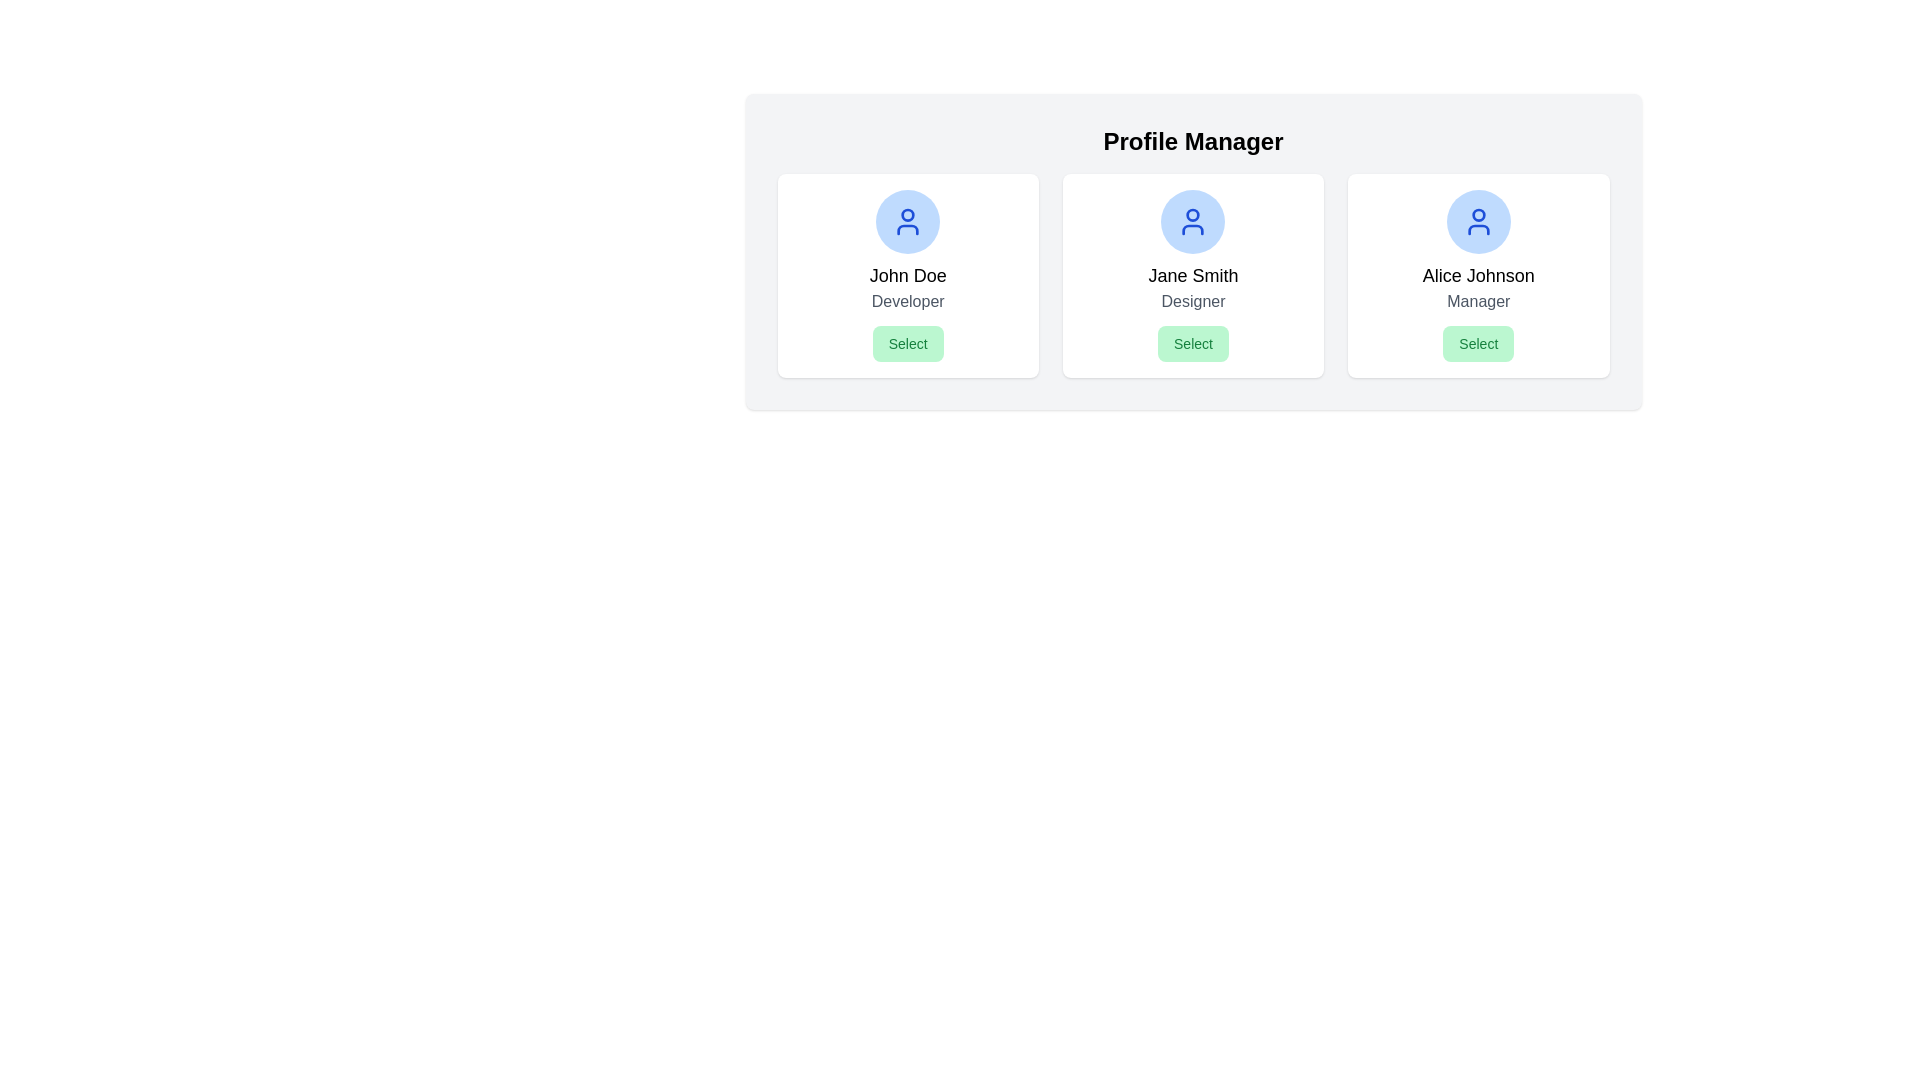  I want to click on the decorative icon representing Alice Johnson, which is centrally positioned in the top circular section of her card, located in the rightmost card of a horizontally aligned group of three cards, so click(1478, 222).